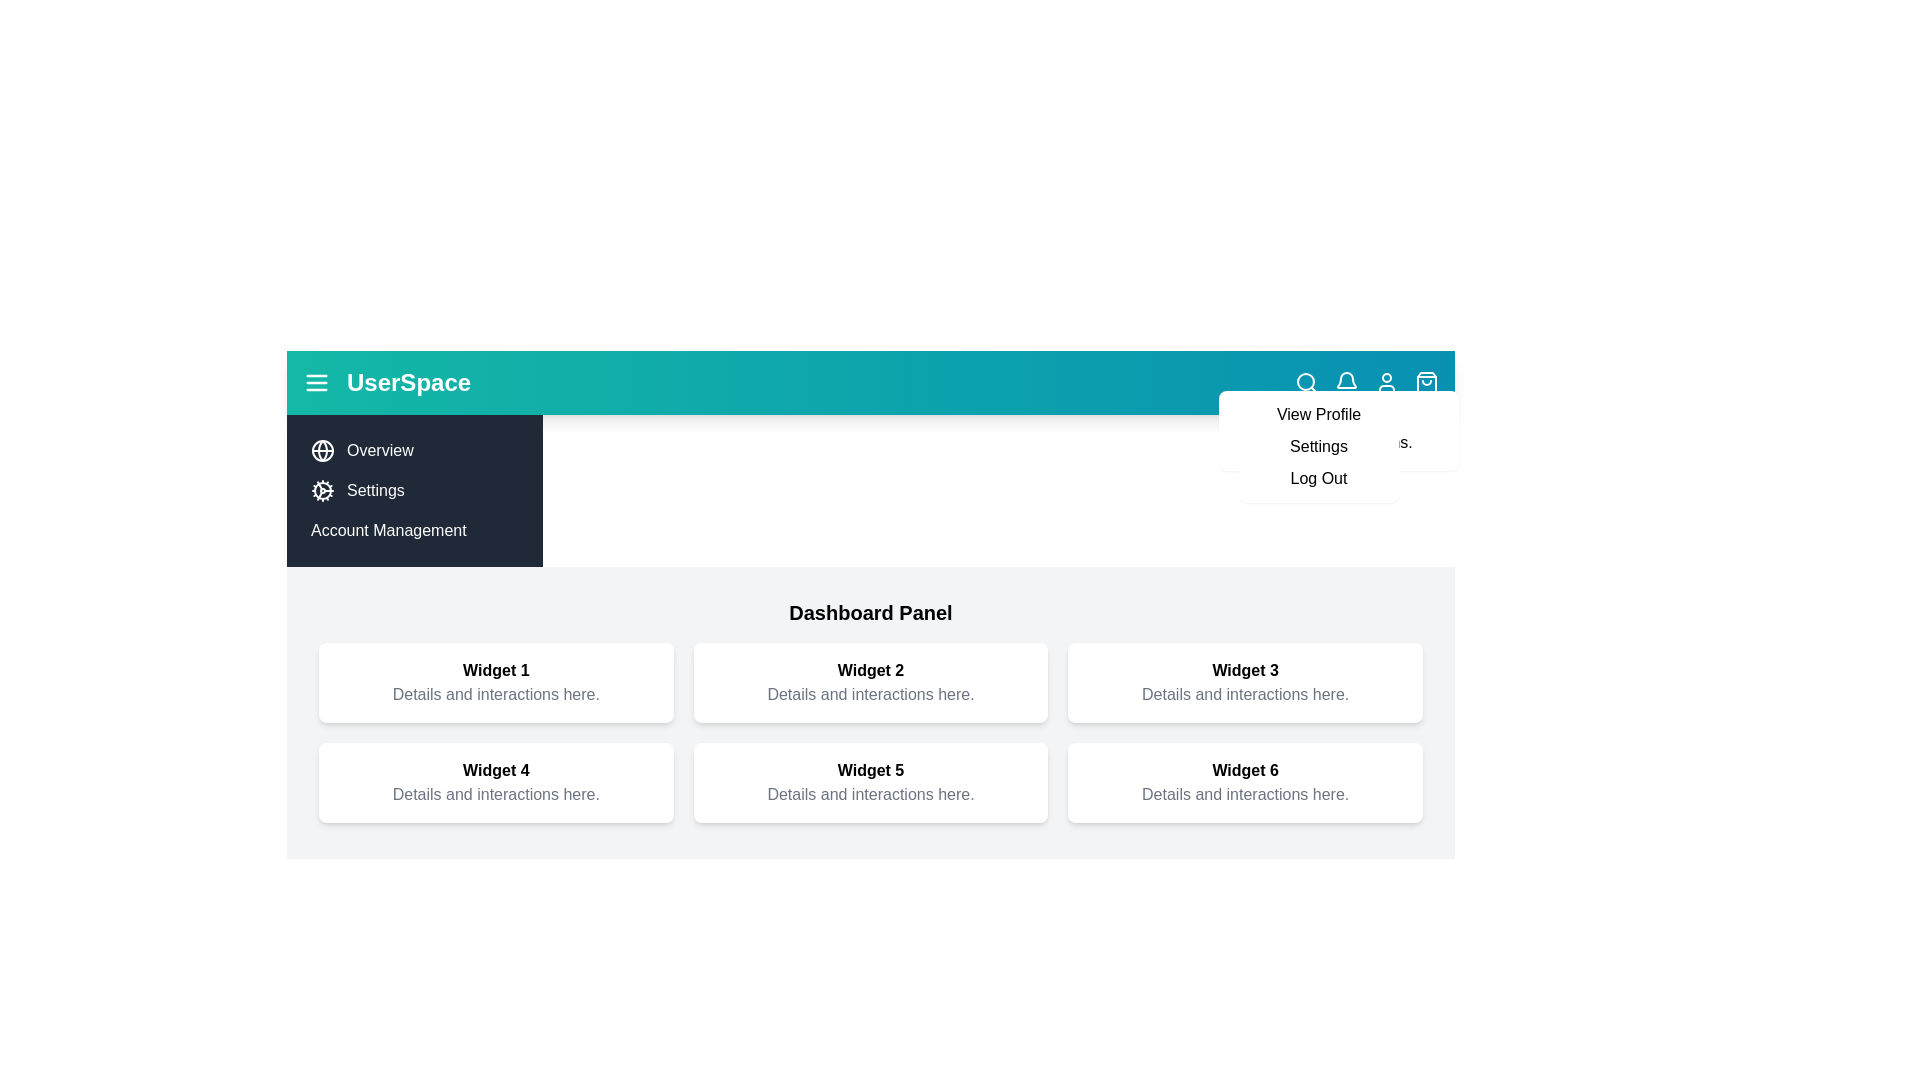  What do you see at coordinates (1386, 382) in the screenshot?
I see `the user profile icon, which is a white line-style icon located in a teal section at the top-right corner of the page, specifically the sixth icon in a horizontal group` at bounding box center [1386, 382].